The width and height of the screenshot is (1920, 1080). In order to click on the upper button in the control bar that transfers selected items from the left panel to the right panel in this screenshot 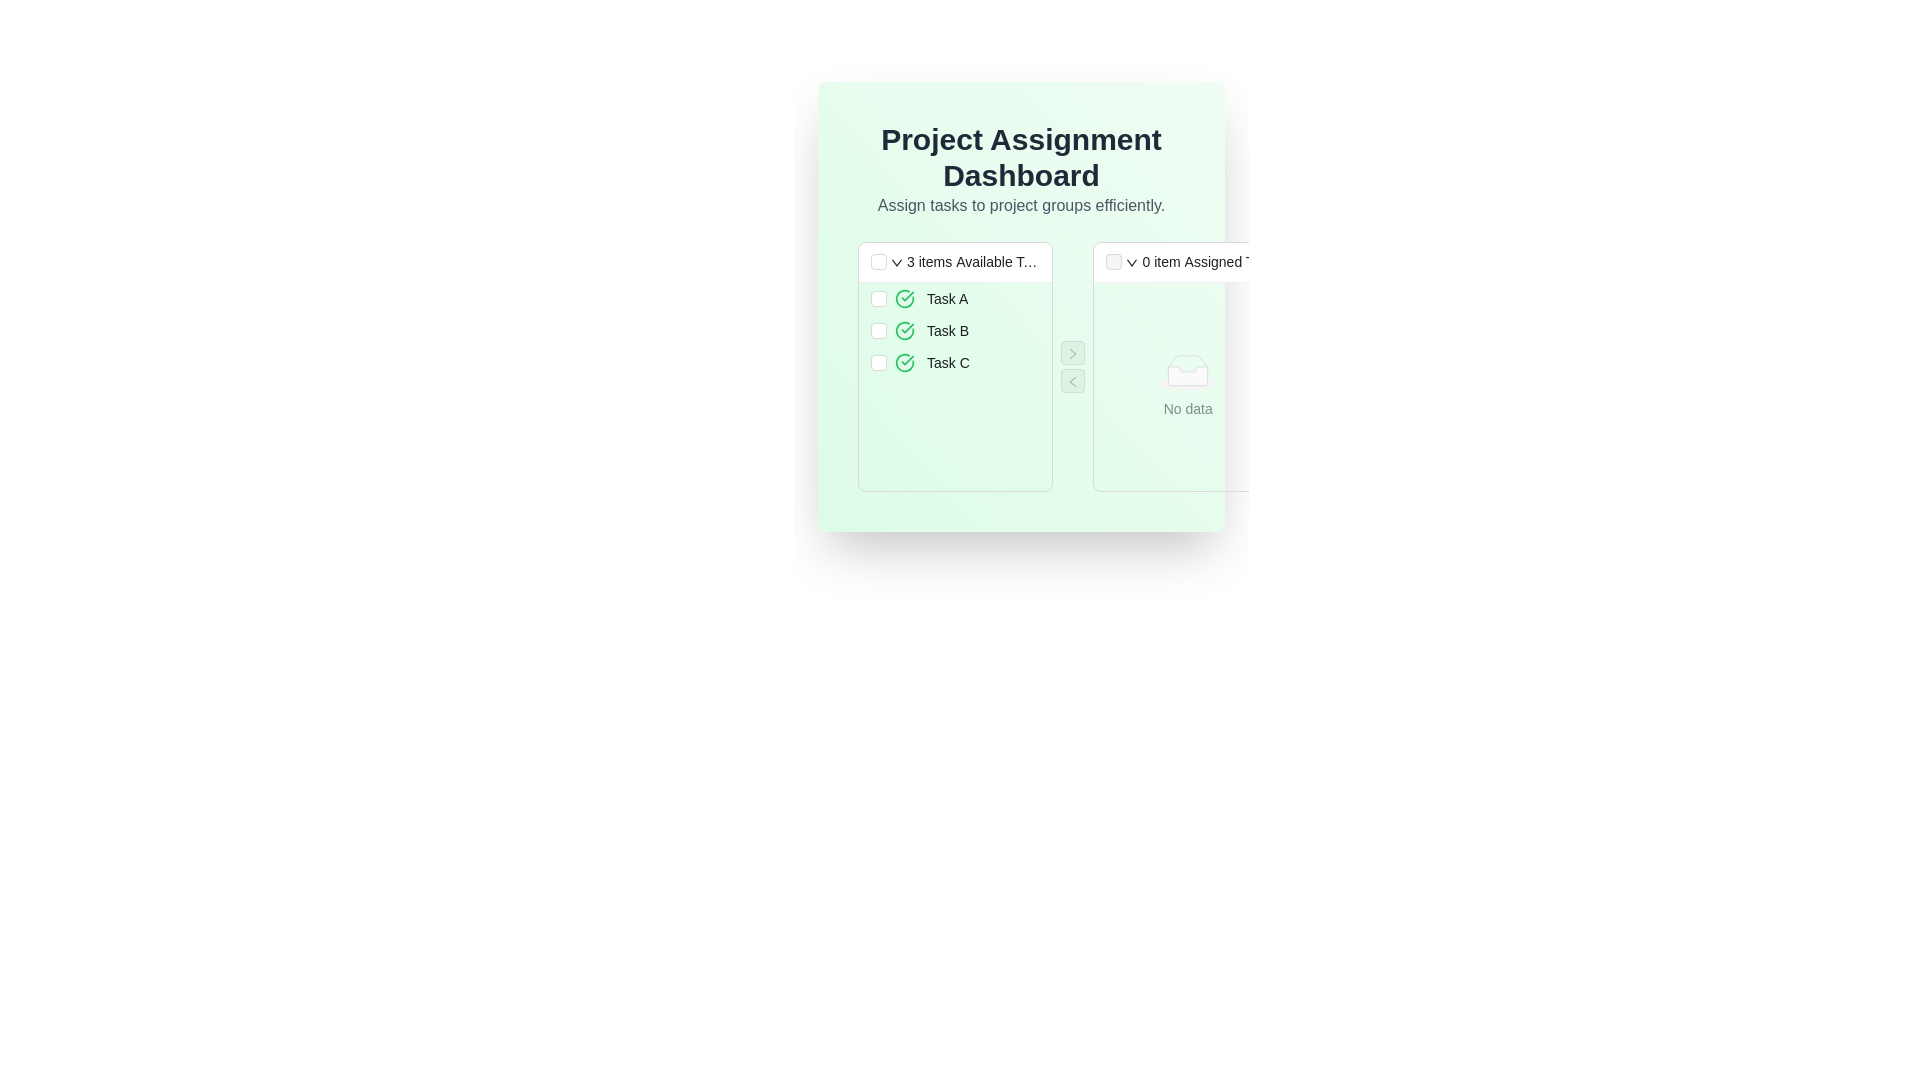, I will do `click(1072, 352)`.